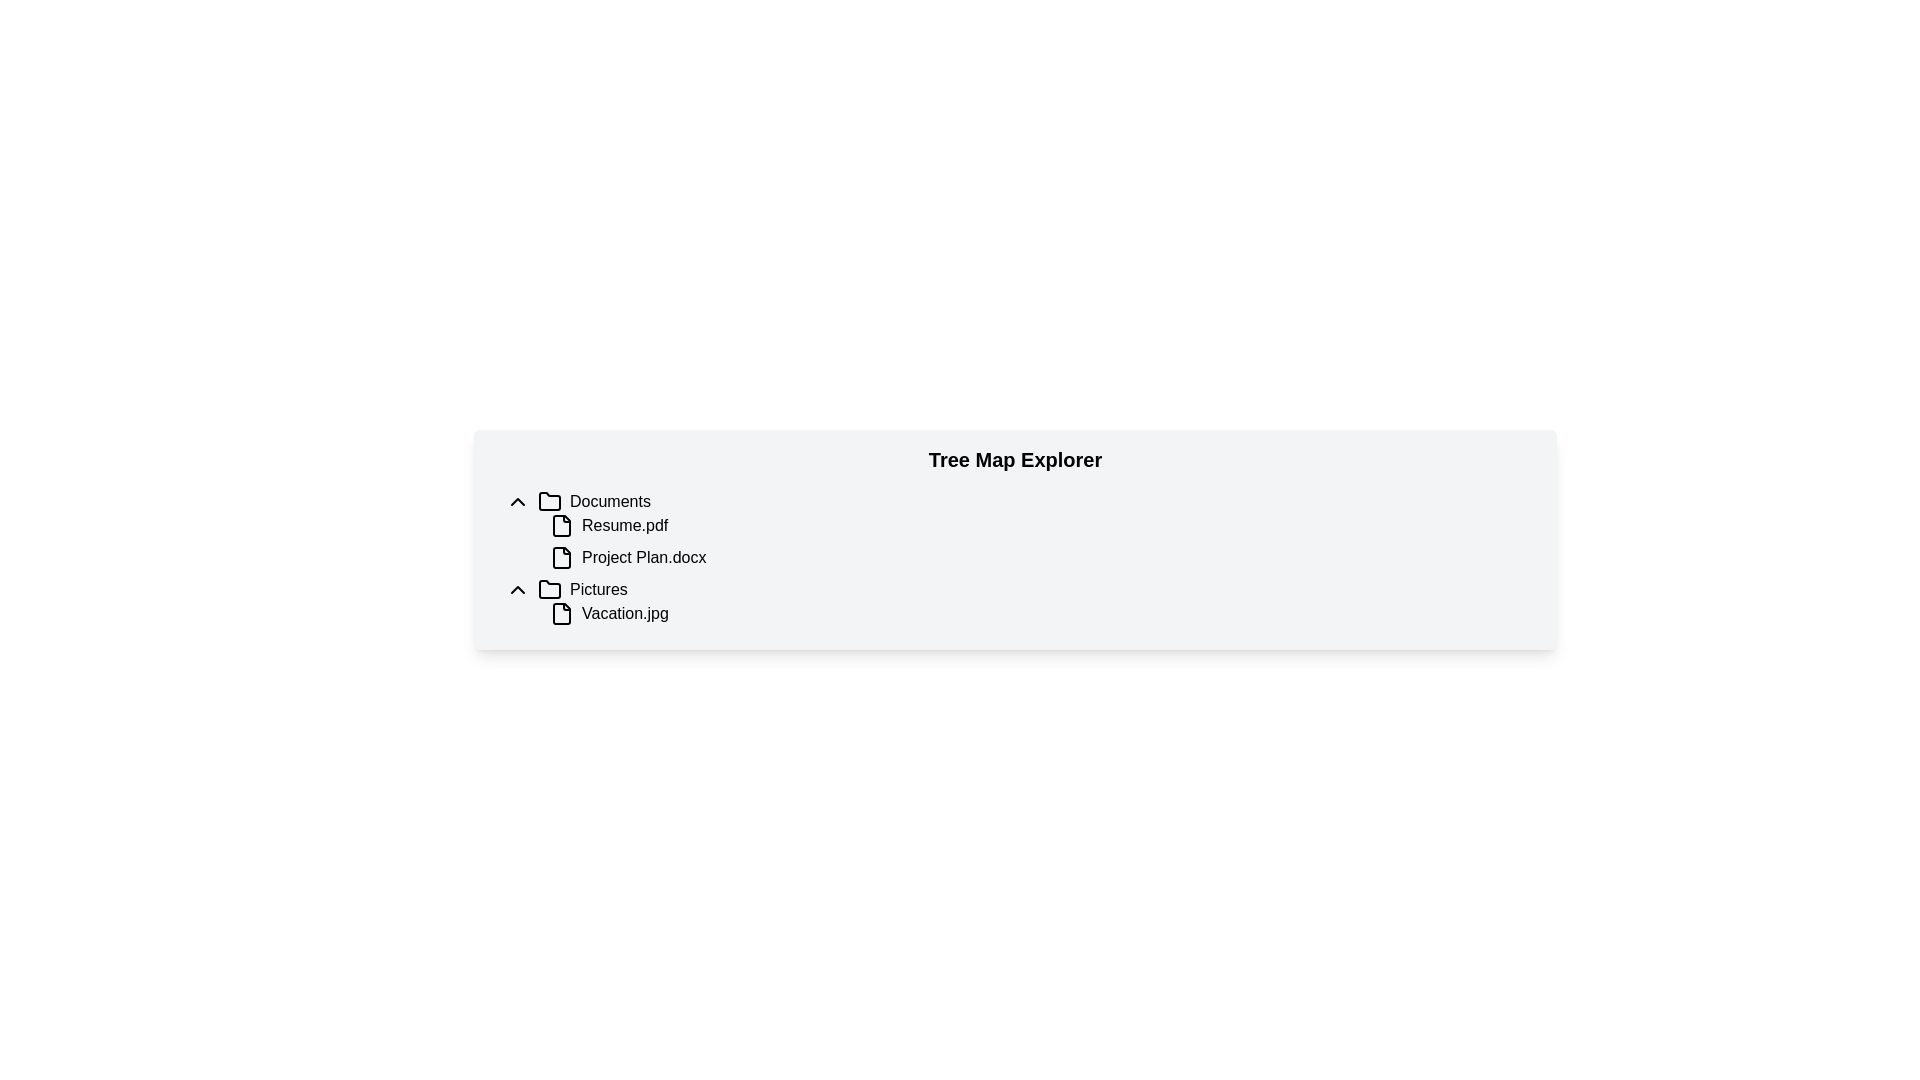 The width and height of the screenshot is (1920, 1080). Describe the element at coordinates (624, 612) in the screenshot. I see `the text label representing the file named 'Vacation.jpg' in the file explorer` at that location.